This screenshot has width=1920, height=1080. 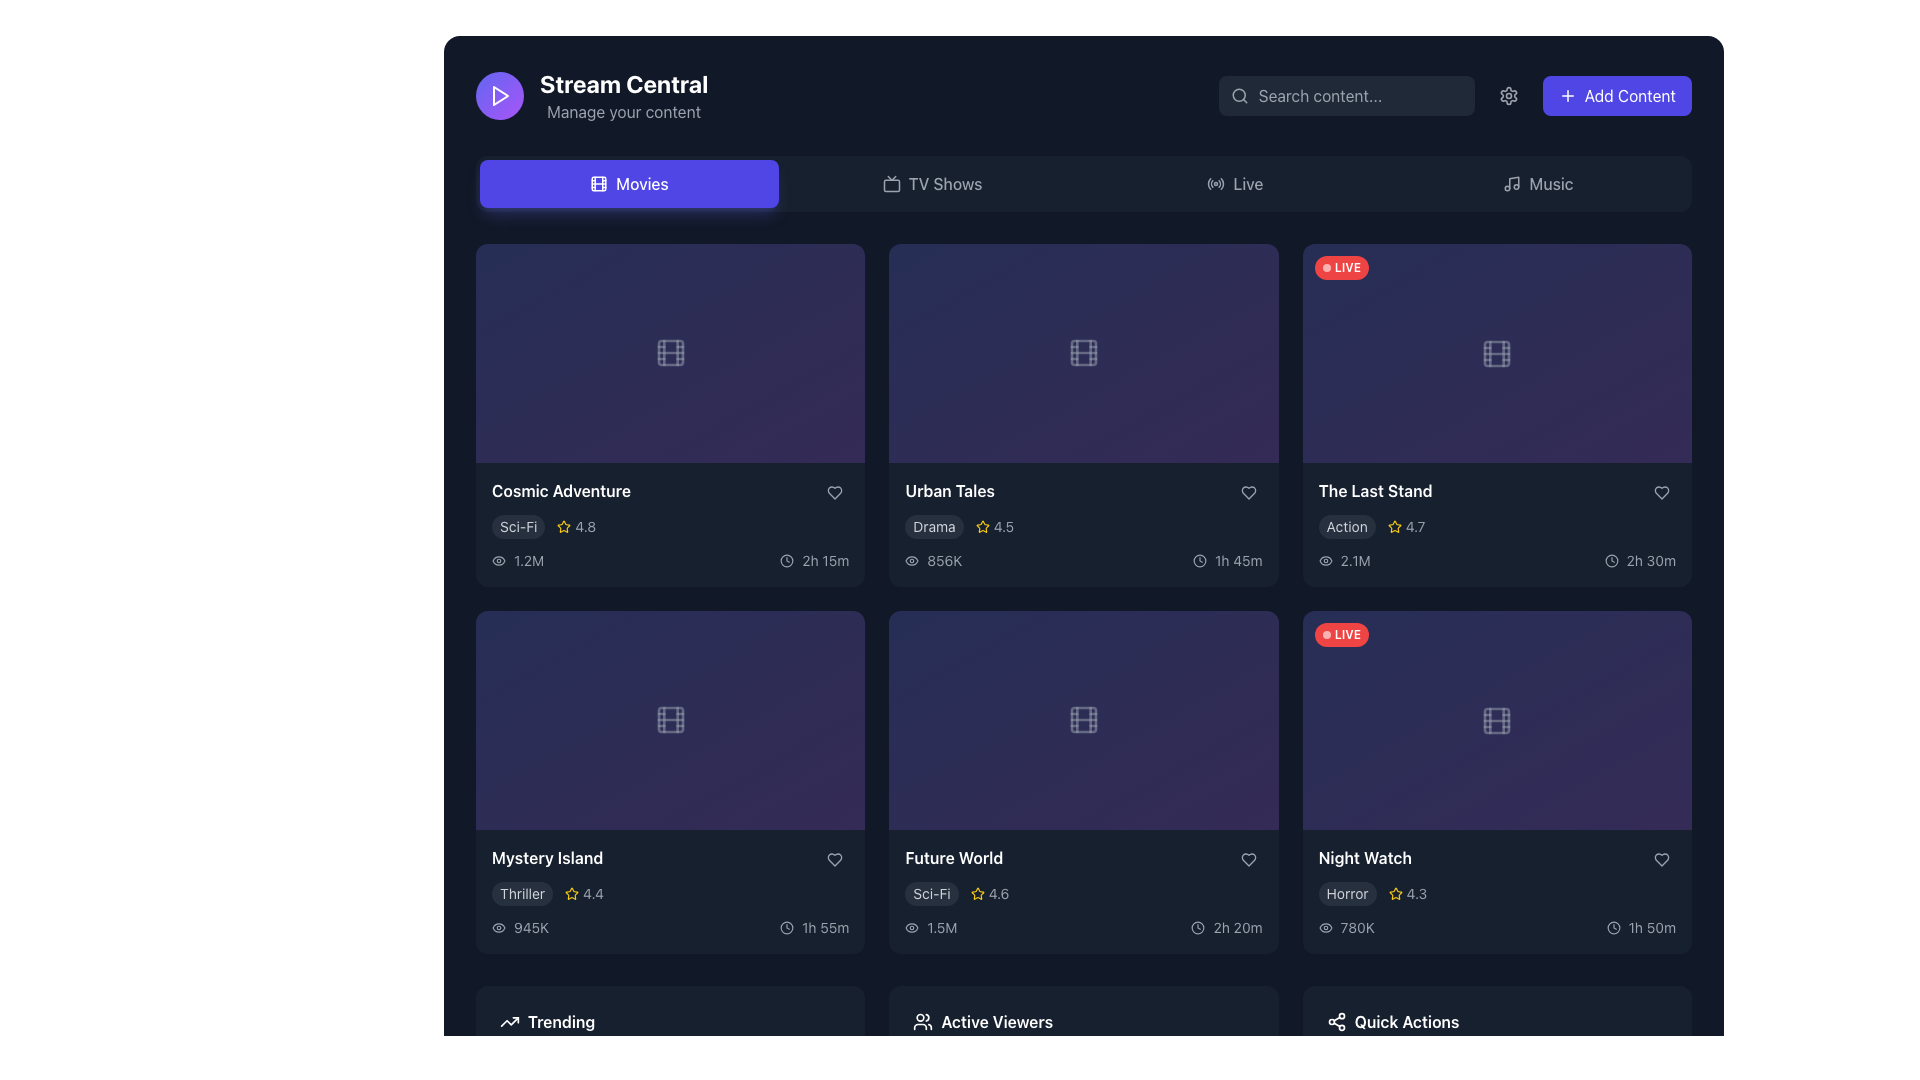 What do you see at coordinates (584, 525) in the screenshot?
I see `textual rating value '4.8' displayed next to the yellow star icon on the 'Cosmic Adventure' movie card in the first item of the first row of the movie listing grid` at bounding box center [584, 525].